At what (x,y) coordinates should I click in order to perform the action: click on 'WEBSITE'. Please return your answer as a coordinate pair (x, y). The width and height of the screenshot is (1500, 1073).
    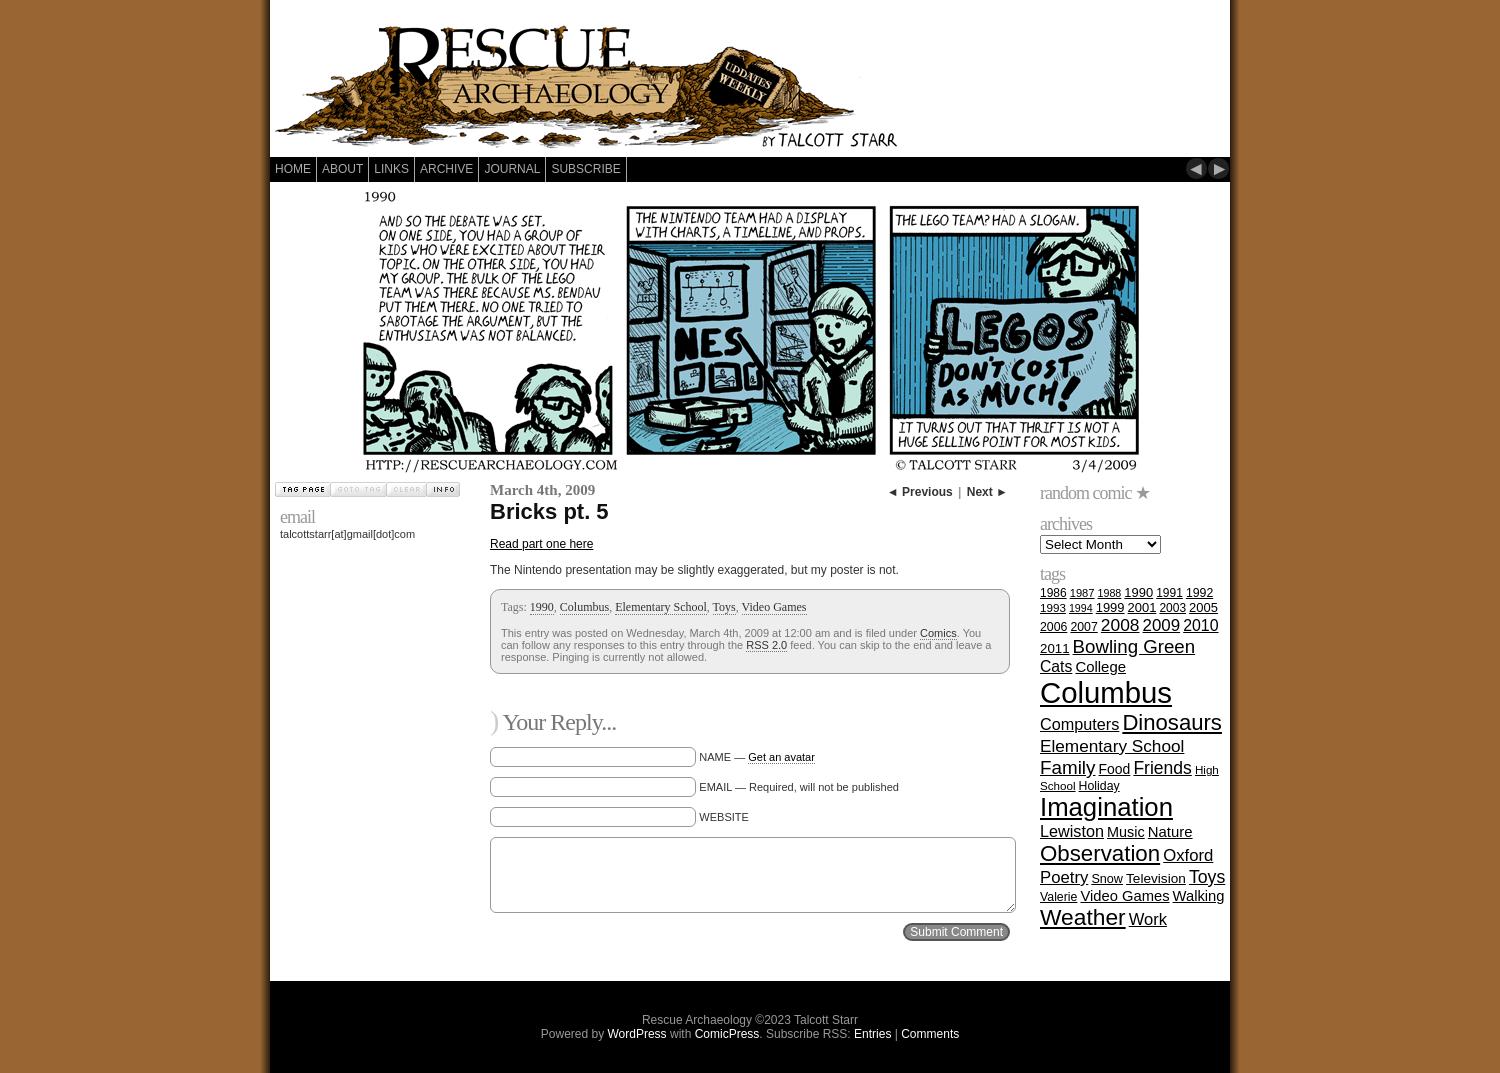
    Looking at the image, I should click on (698, 816).